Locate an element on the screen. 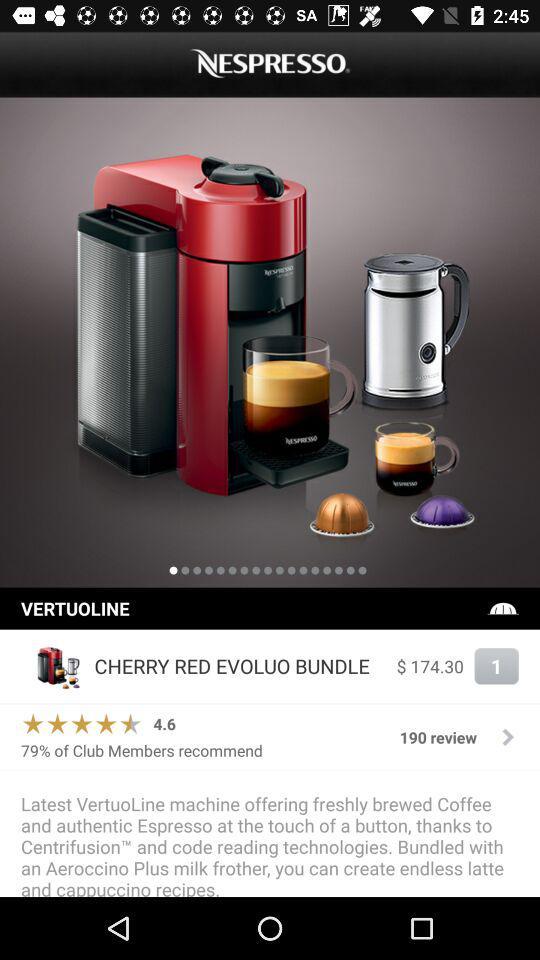  the item next to 4.6 item is located at coordinates (80, 722).